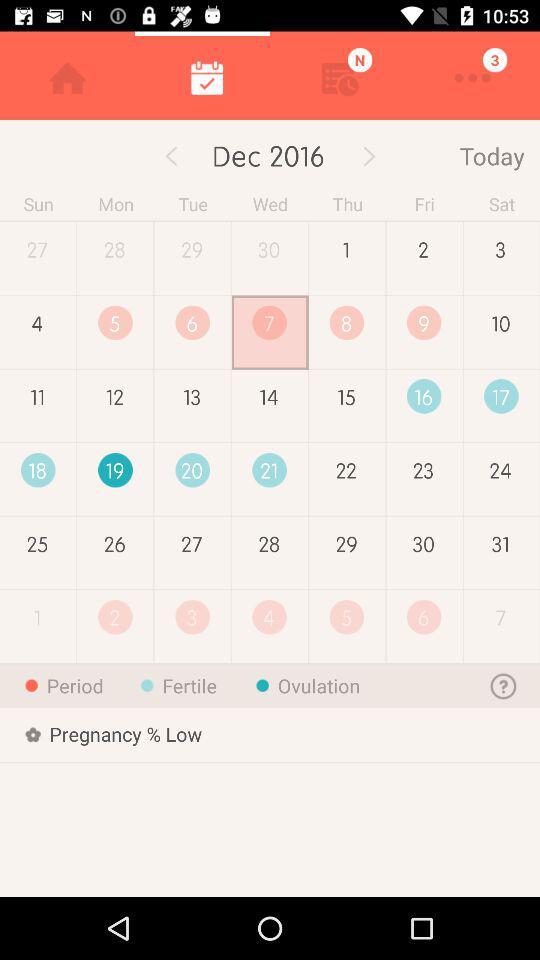 The height and width of the screenshot is (960, 540). What do you see at coordinates (503, 685) in the screenshot?
I see `the help icon` at bounding box center [503, 685].